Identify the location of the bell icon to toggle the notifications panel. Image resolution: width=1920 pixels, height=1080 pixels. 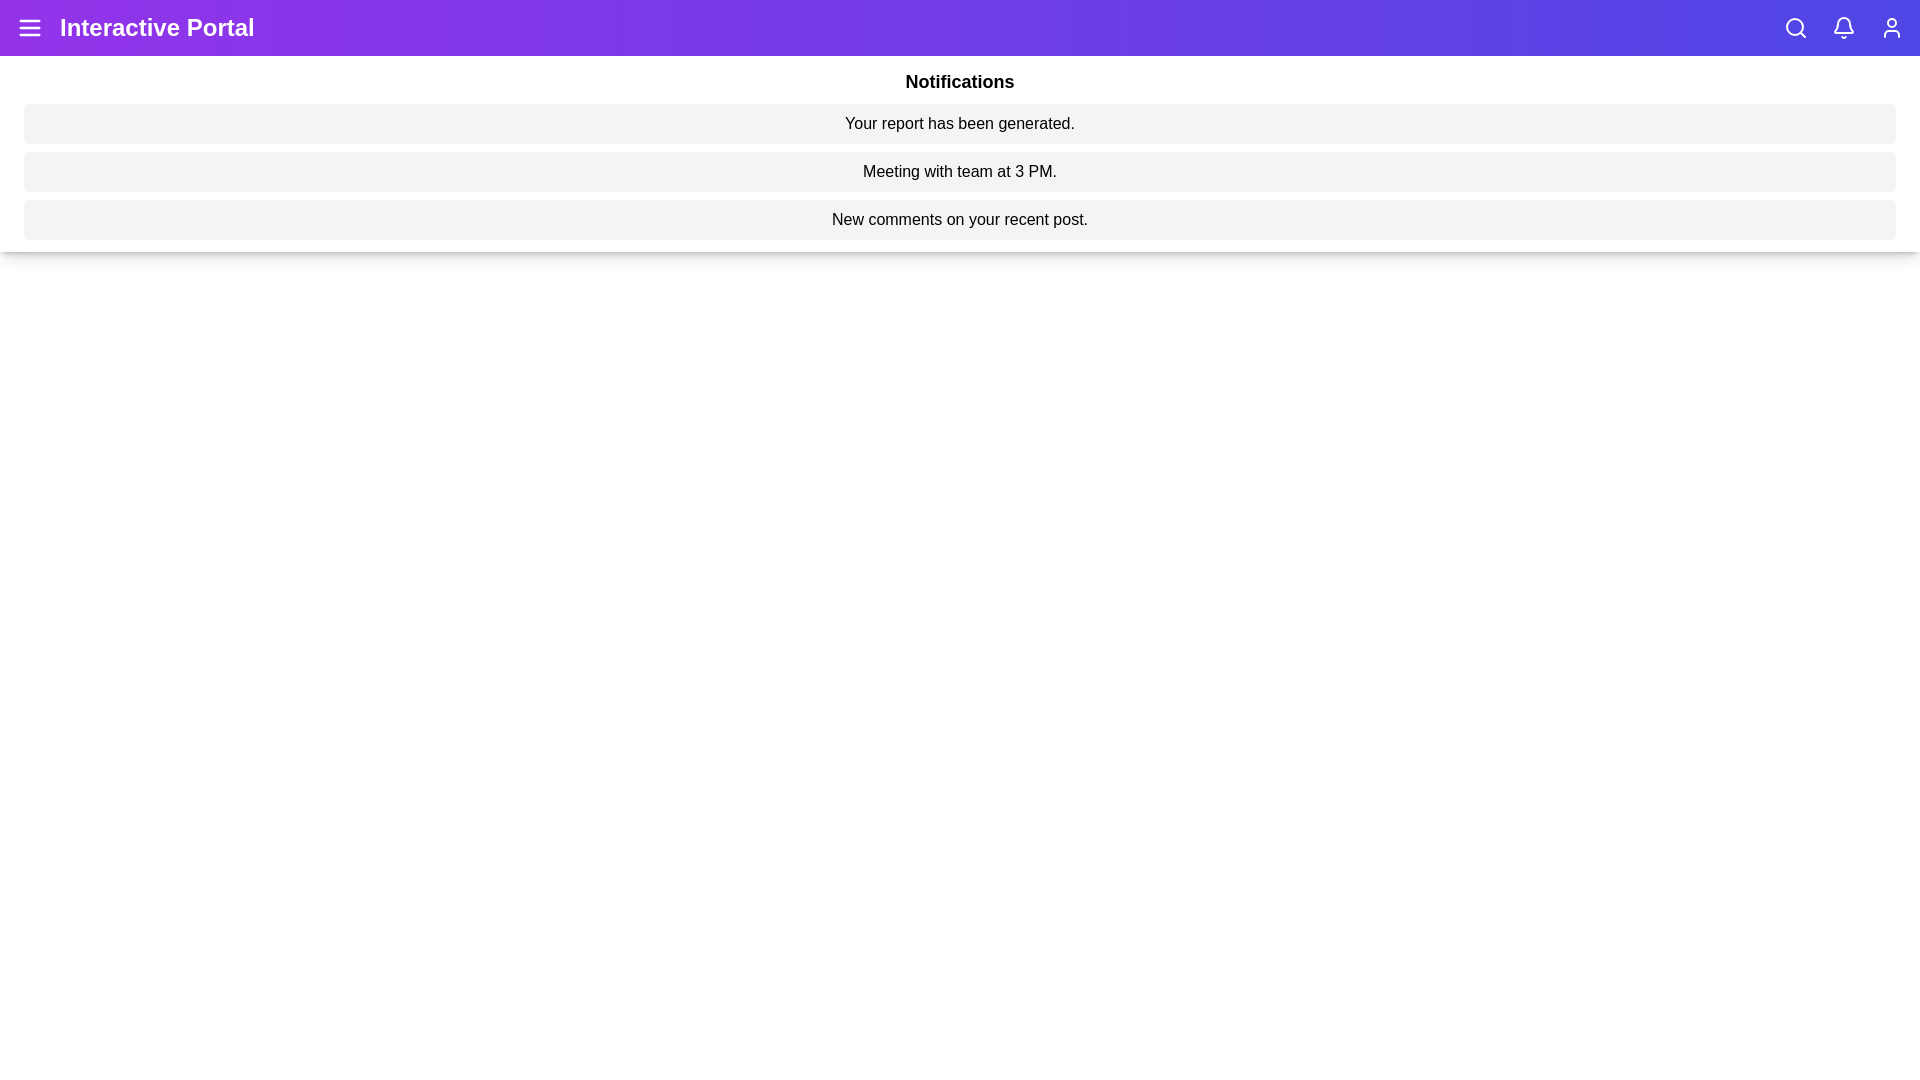
(1842, 27).